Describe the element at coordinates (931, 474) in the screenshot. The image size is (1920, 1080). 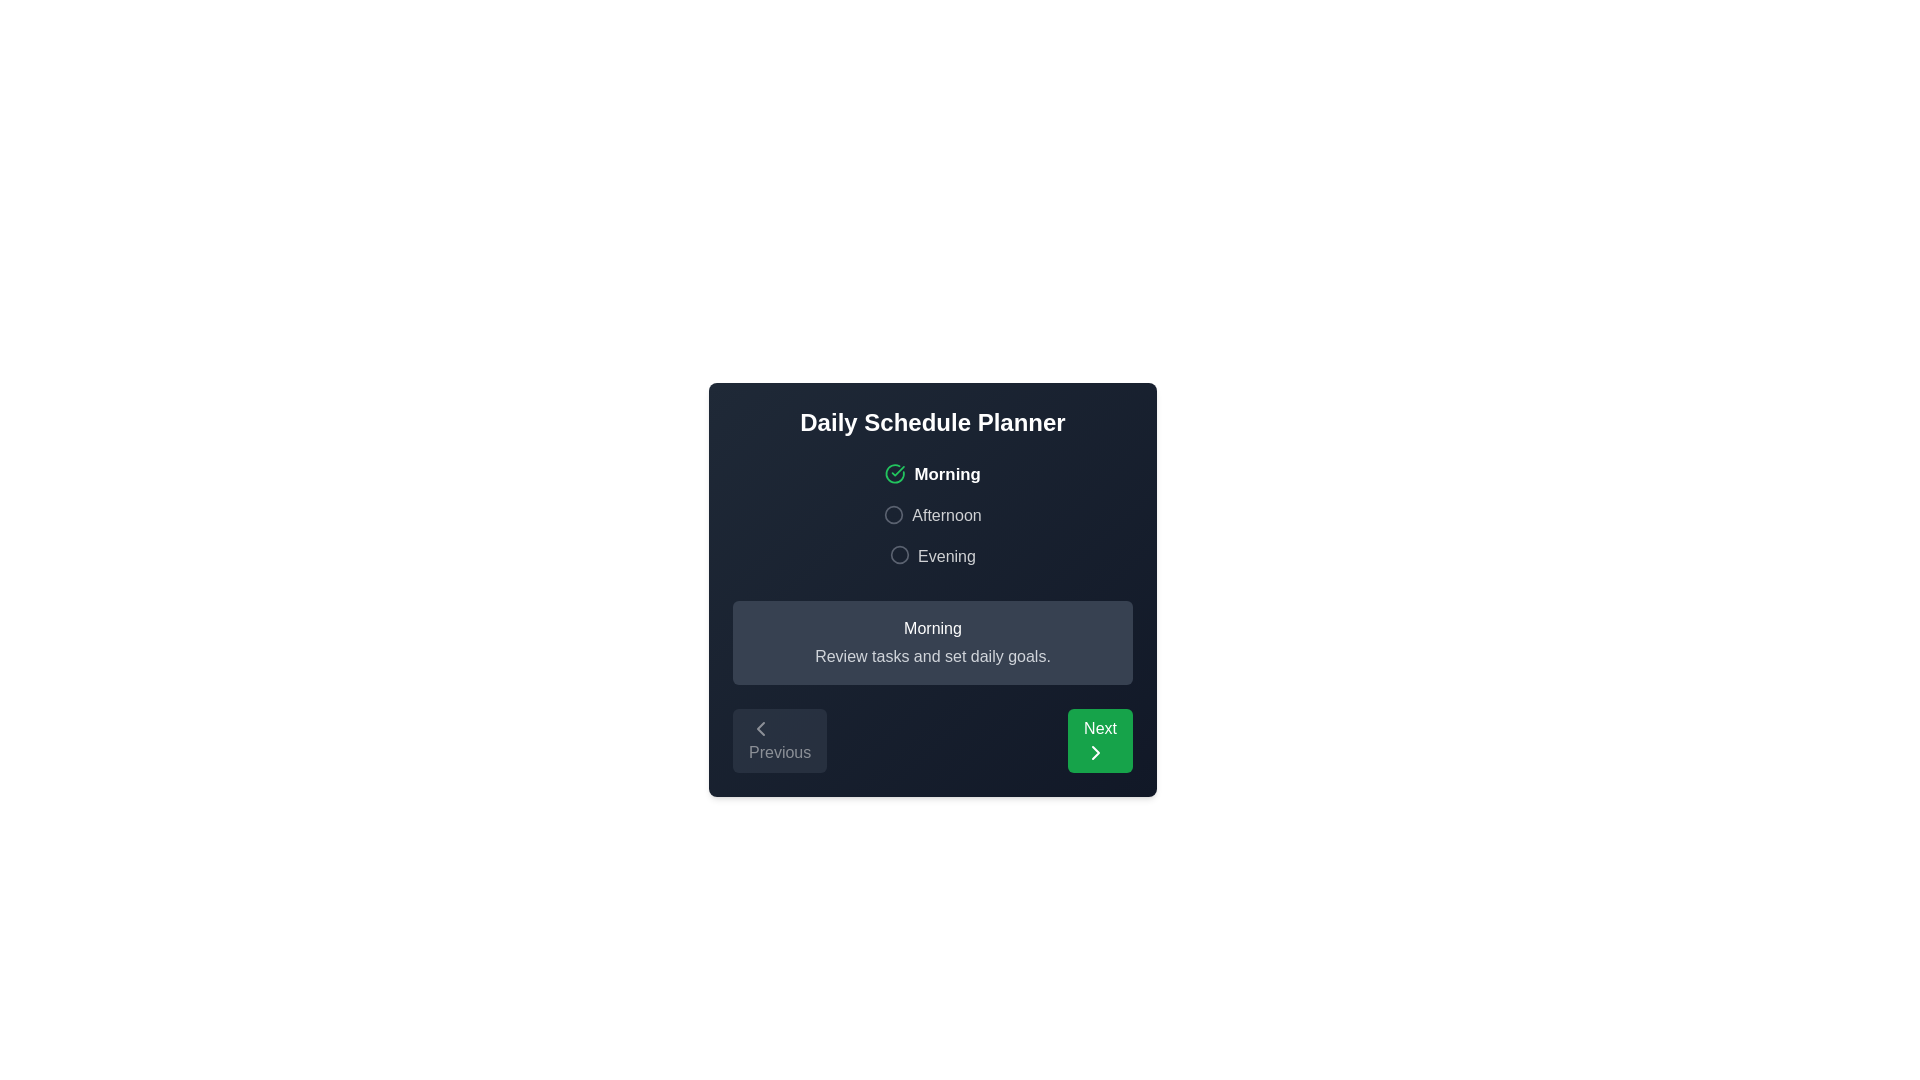
I see `the 'Morning' selectable text option, which is styled in bold white text next to a green circle icon with a checkmark, located on a dark background in the Daily Schedule Planner interface` at that location.